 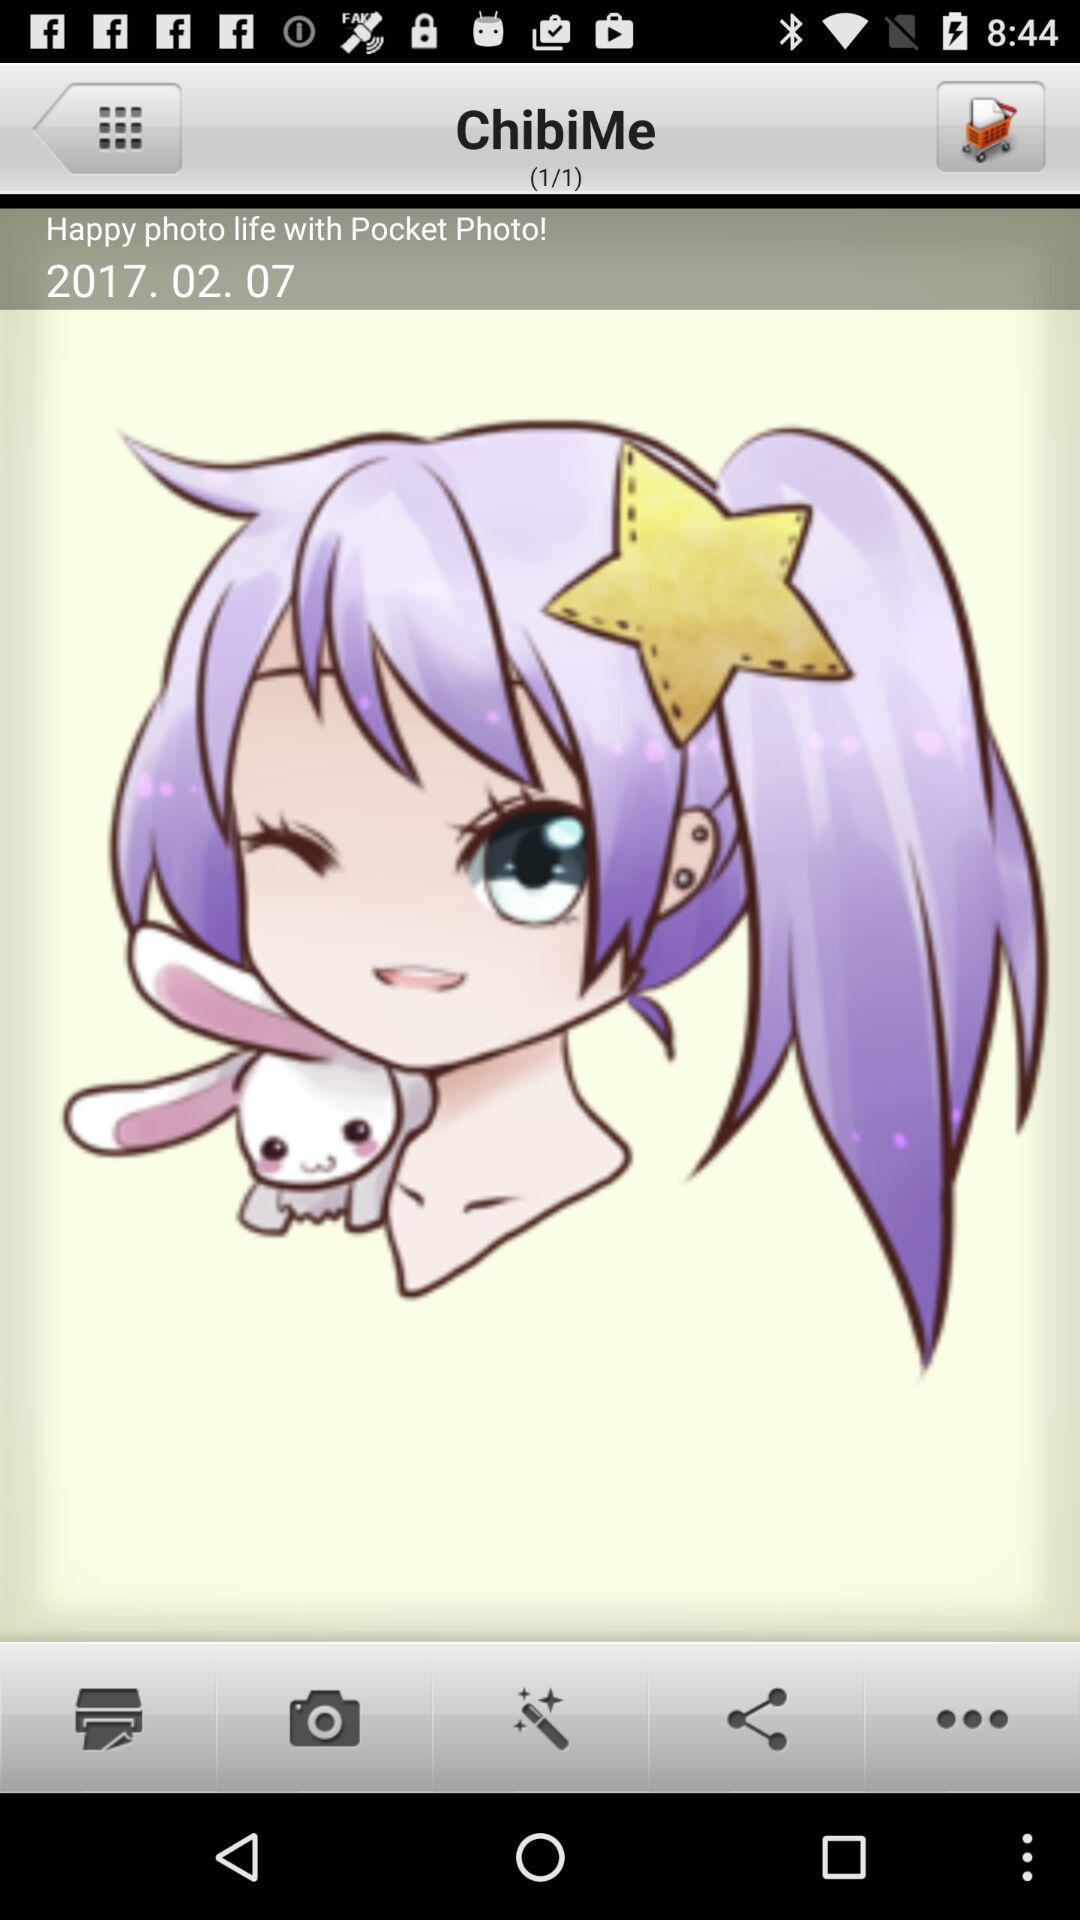 What do you see at coordinates (988, 126) in the screenshot?
I see `icon to the right of chibime item` at bounding box center [988, 126].